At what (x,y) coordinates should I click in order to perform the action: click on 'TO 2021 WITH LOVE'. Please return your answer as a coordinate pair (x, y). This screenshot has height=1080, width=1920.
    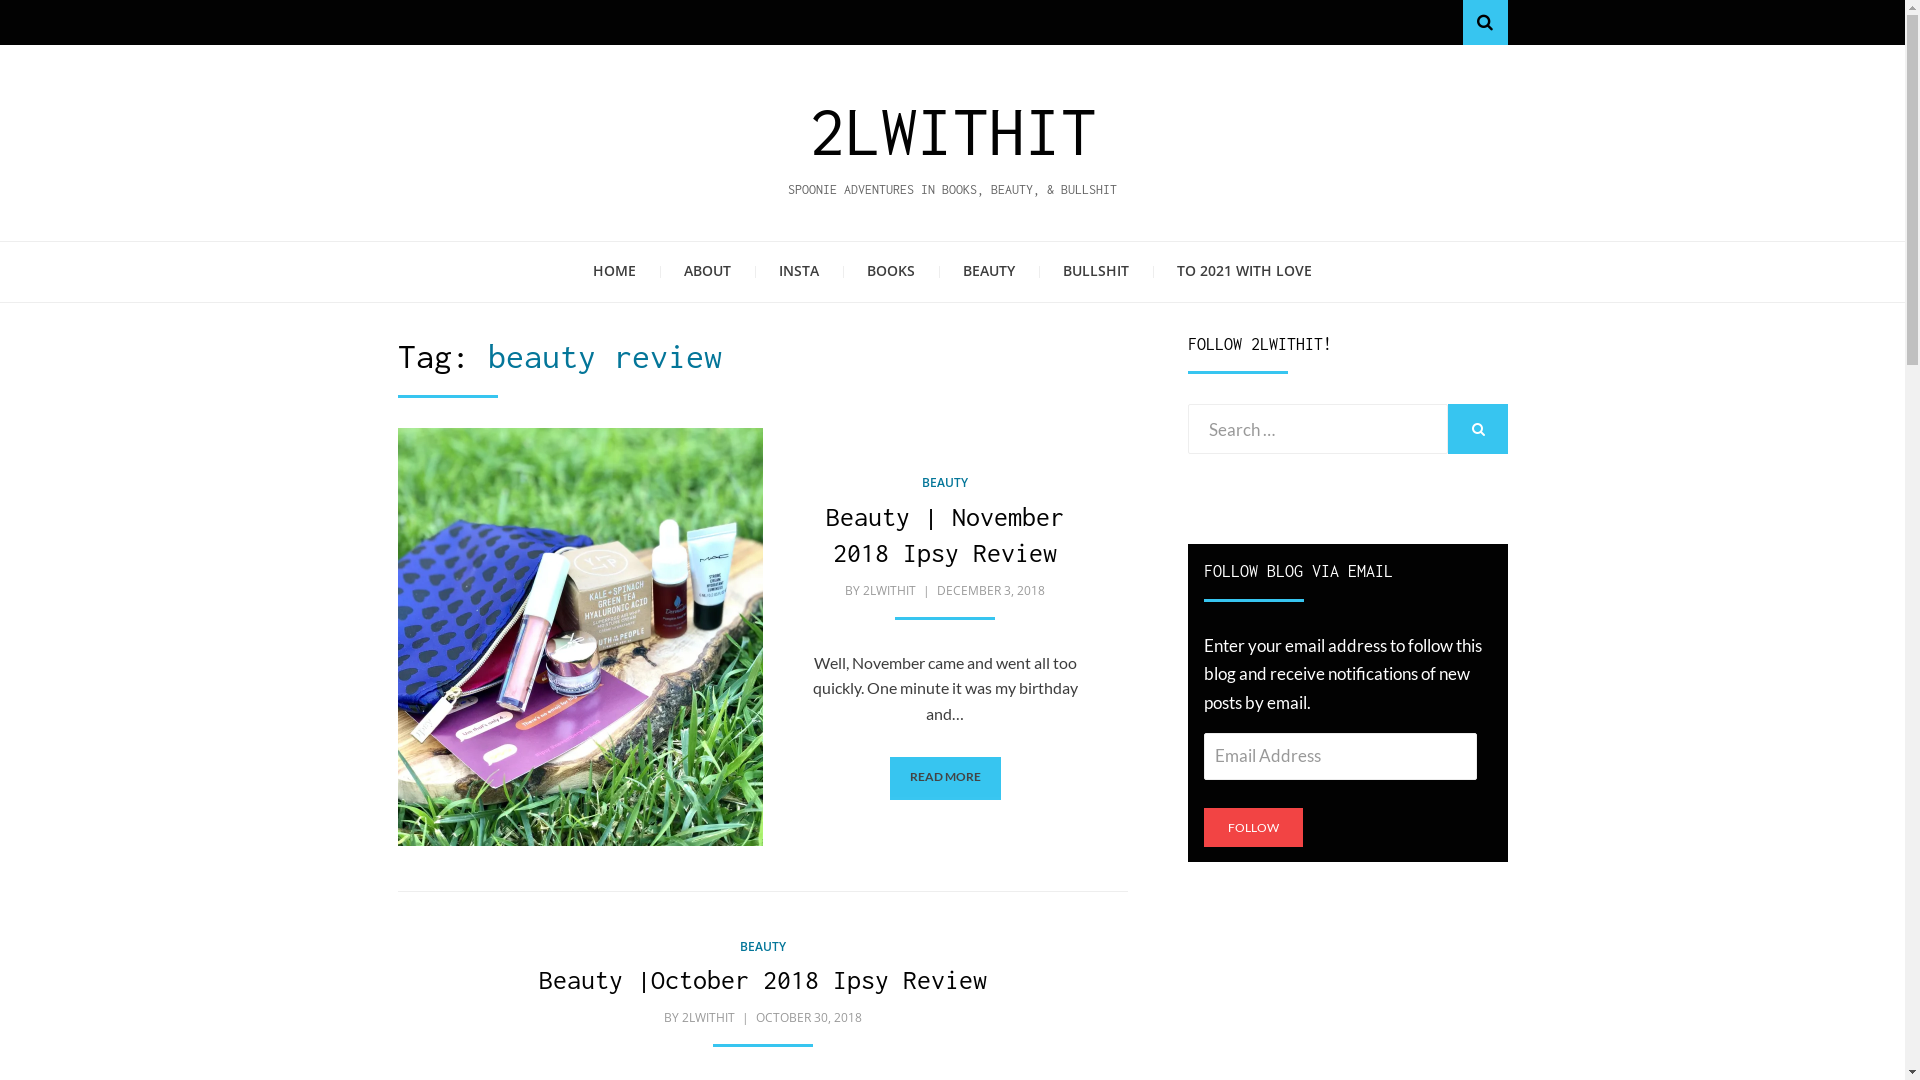
    Looking at the image, I should click on (1152, 272).